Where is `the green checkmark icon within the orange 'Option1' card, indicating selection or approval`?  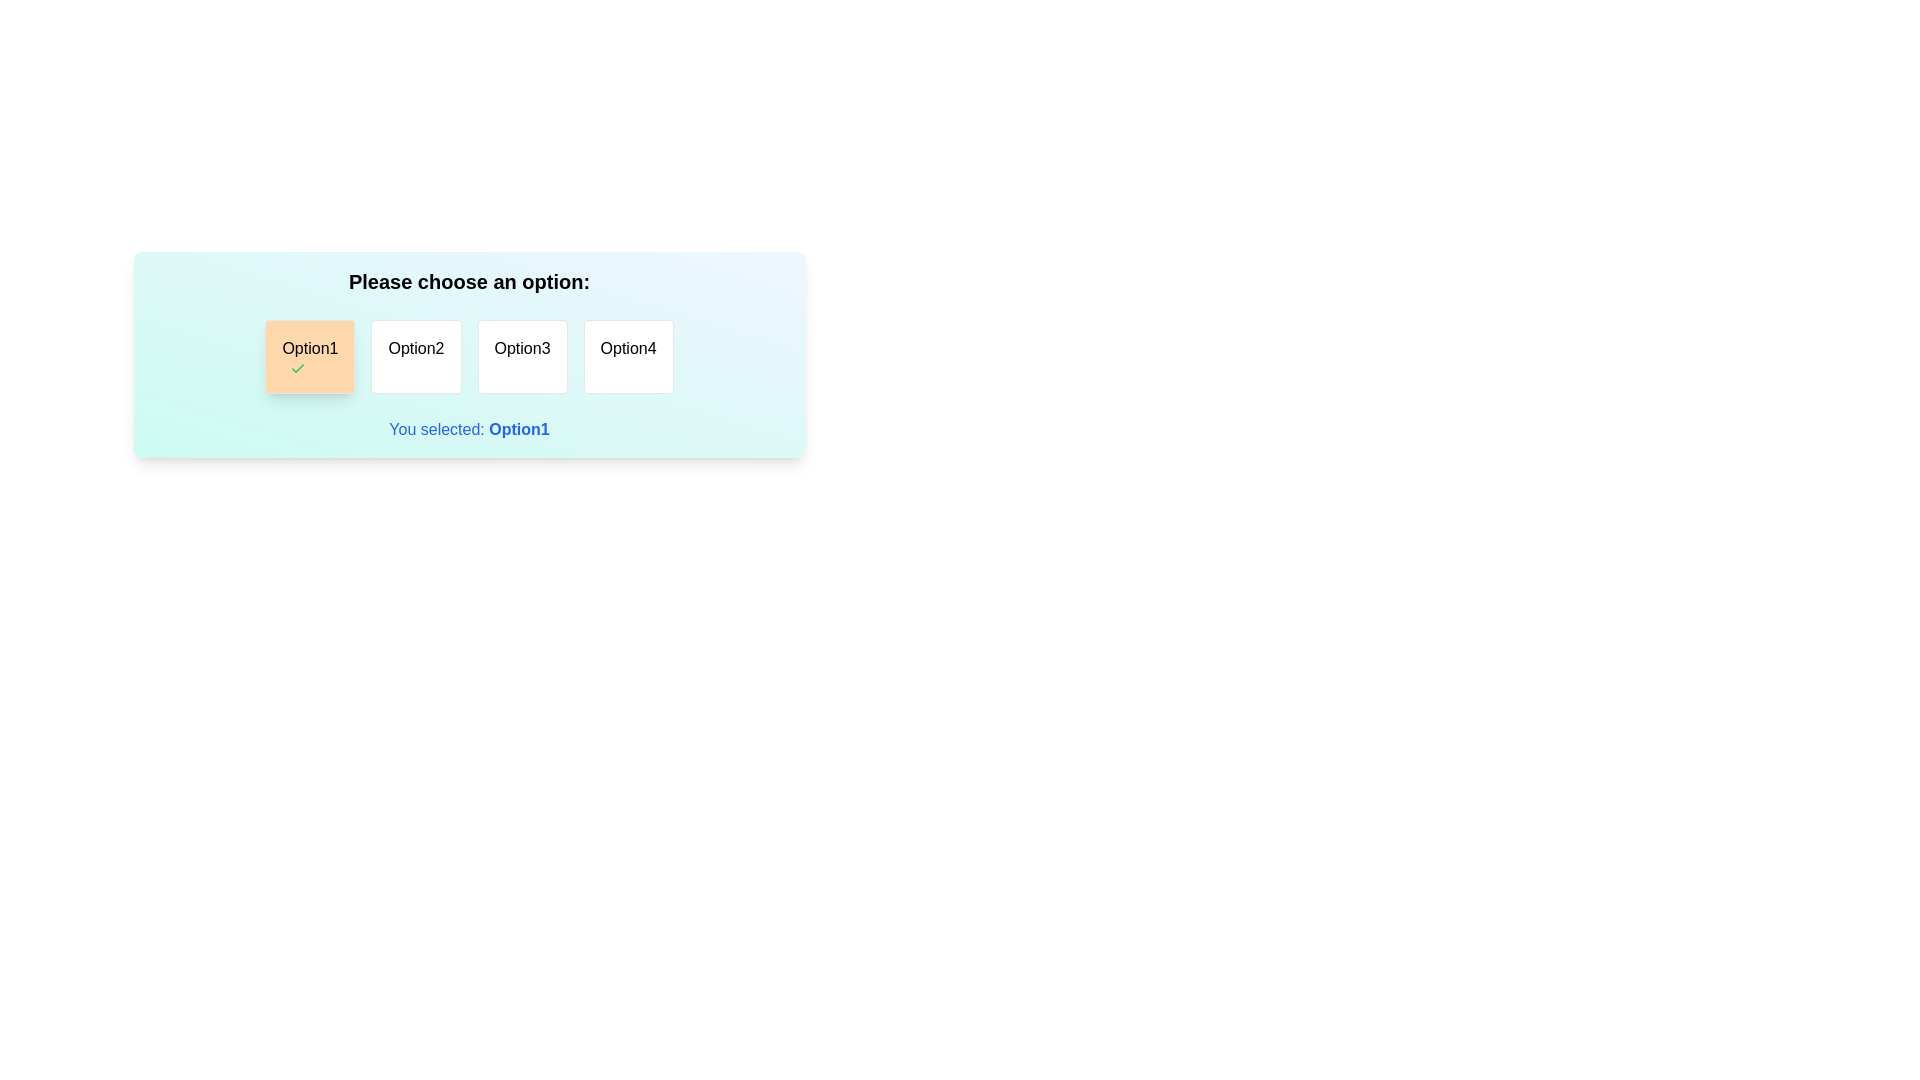 the green checkmark icon within the orange 'Option1' card, indicating selection or approval is located at coordinates (297, 369).